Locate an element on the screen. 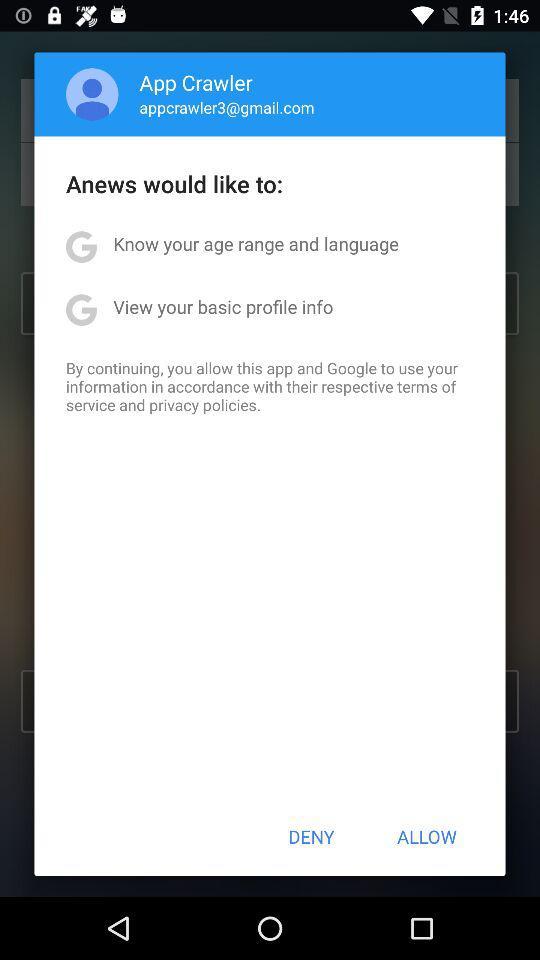 Image resolution: width=540 pixels, height=960 pixels. item to the left of app crawler app is located at coordinates (91, 94).